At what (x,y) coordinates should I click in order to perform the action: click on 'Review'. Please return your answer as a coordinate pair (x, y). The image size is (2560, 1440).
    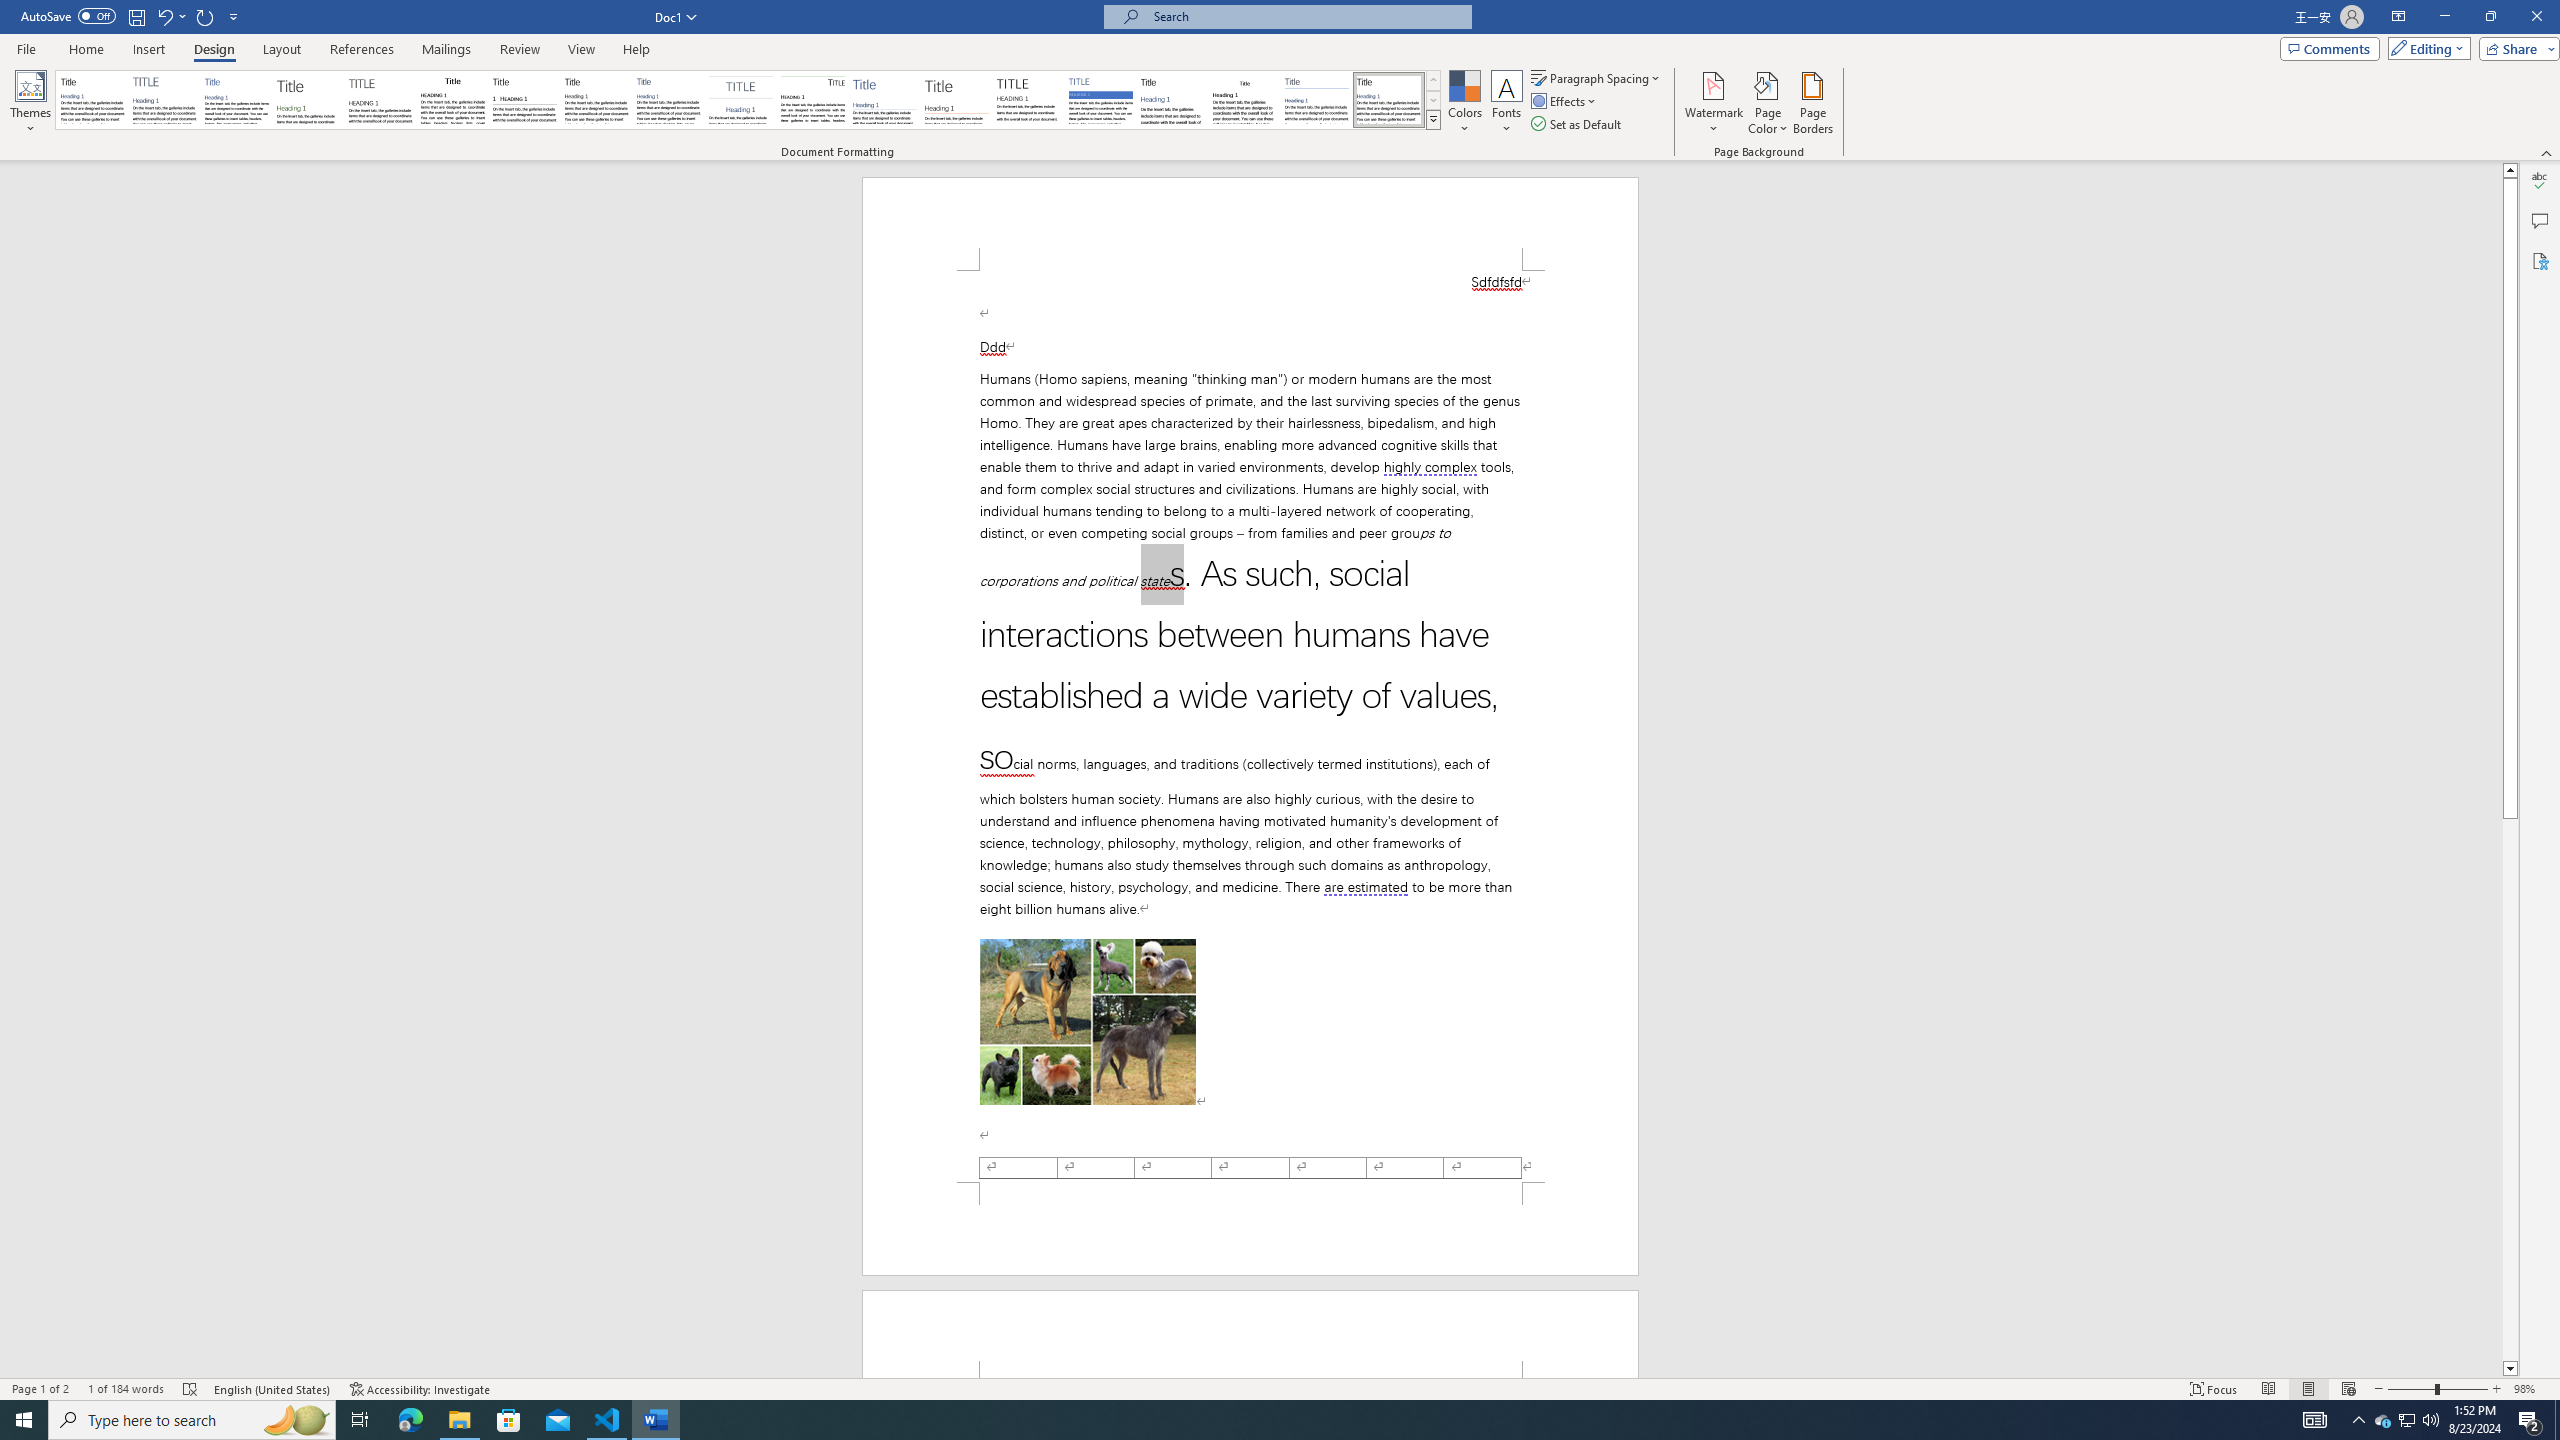
    Looking at the image, I should click on (518, 49).